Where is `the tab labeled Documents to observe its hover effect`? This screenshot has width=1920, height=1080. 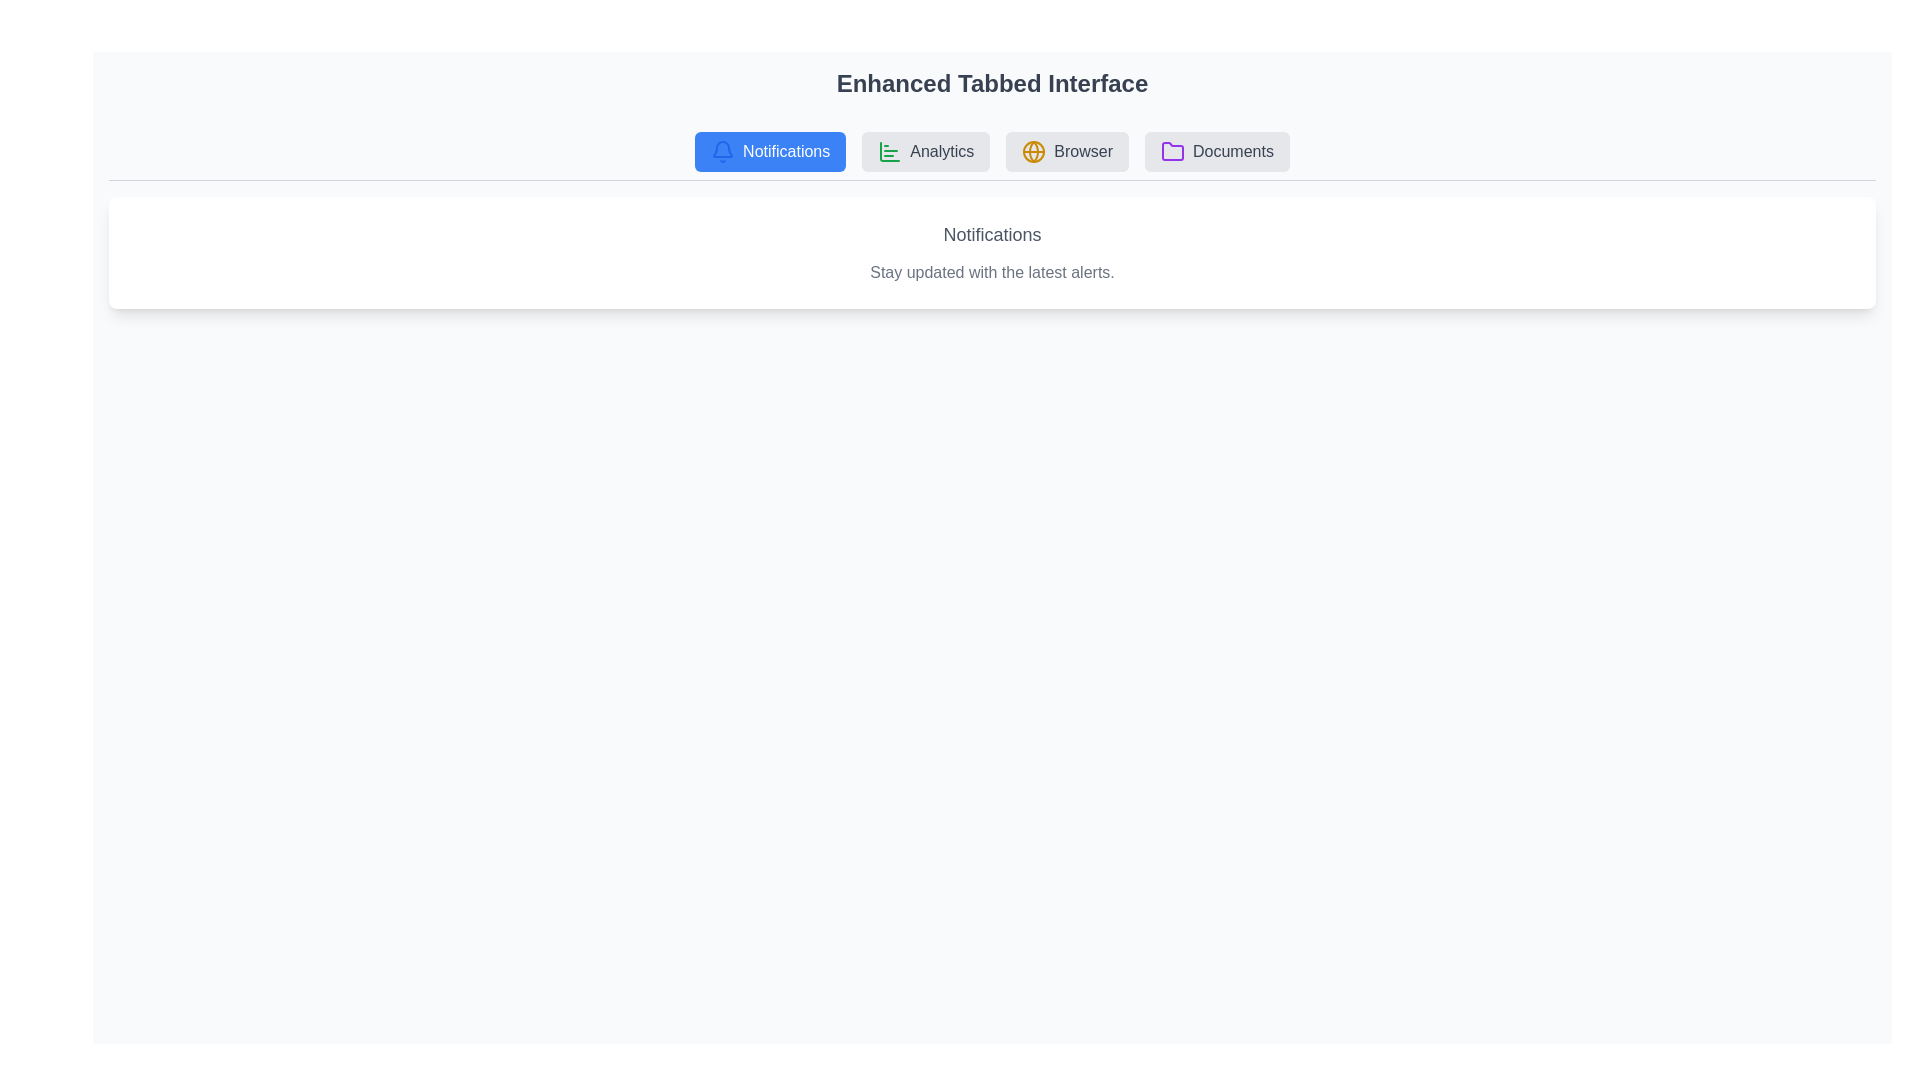 the tab labeled Documents to observe its hover effect is located at coordinates (1216, 150).